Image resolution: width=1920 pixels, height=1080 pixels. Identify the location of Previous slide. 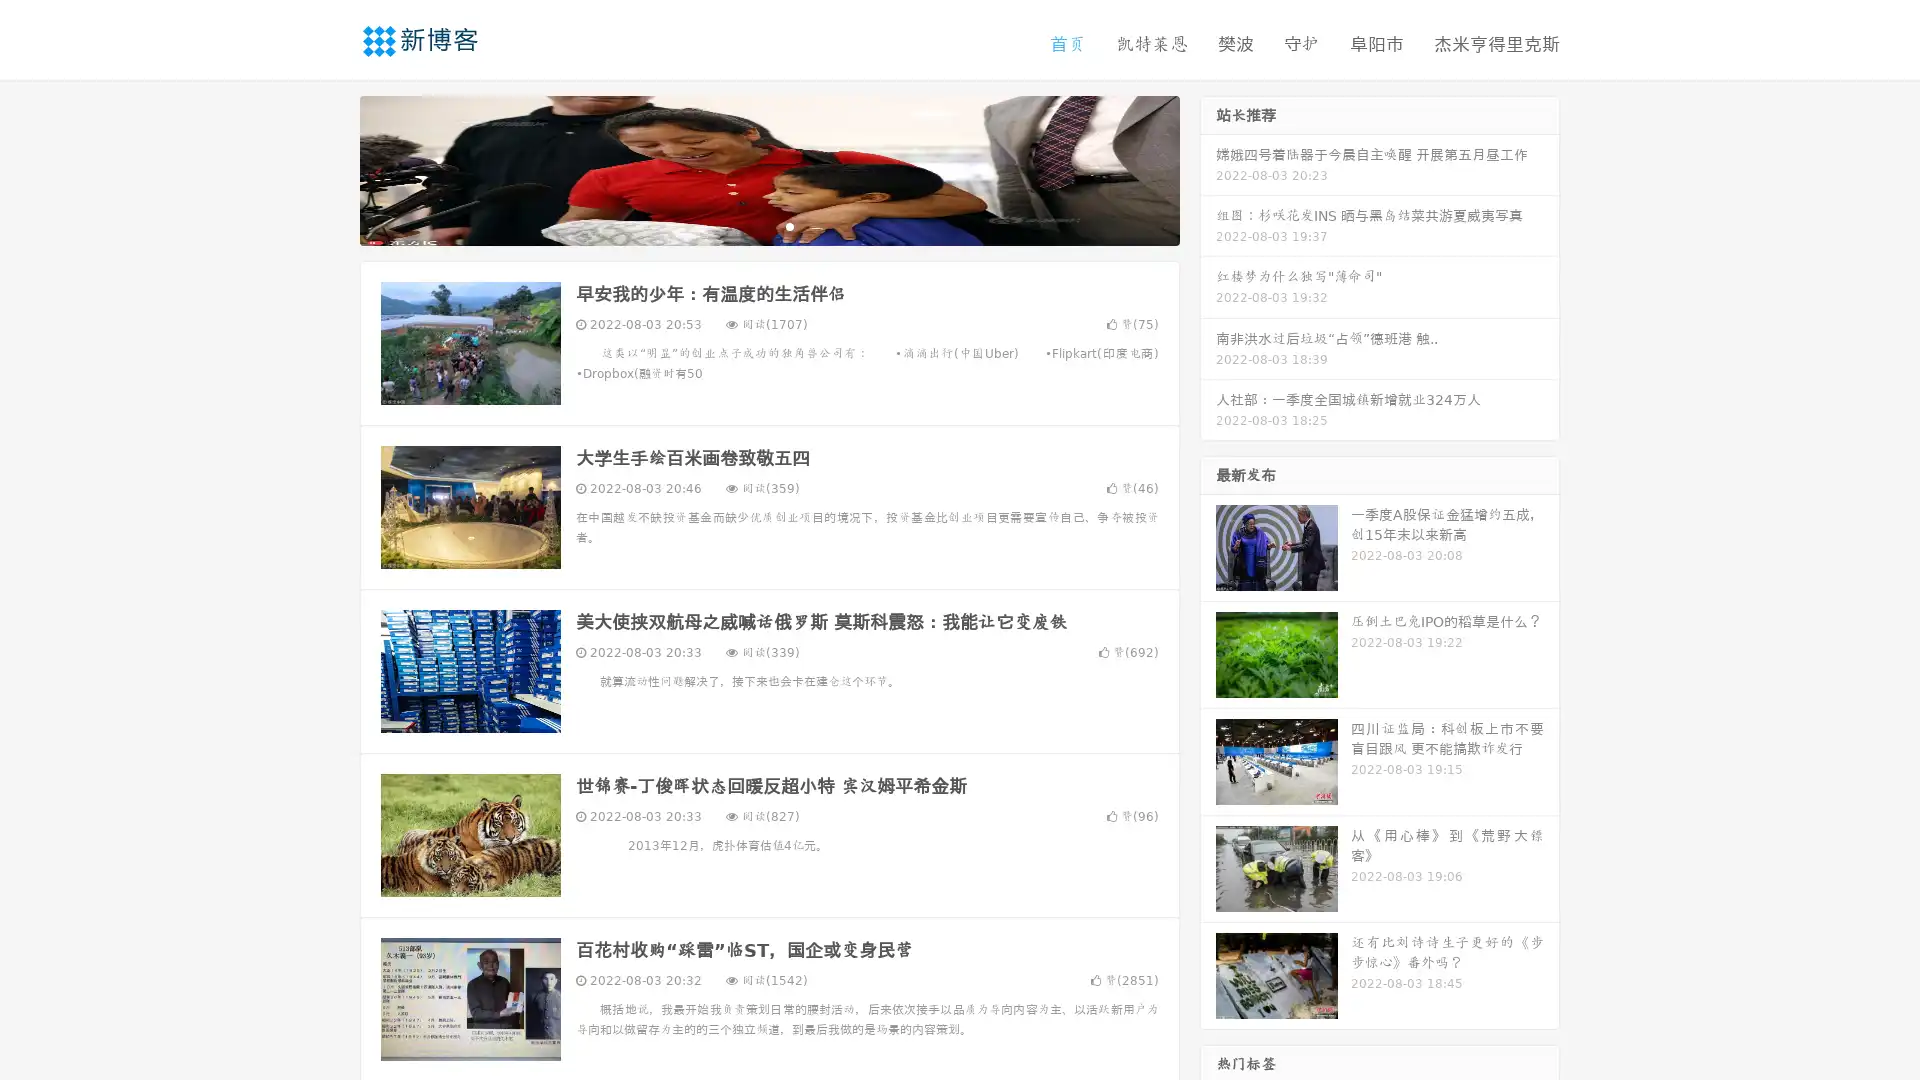
(330, 168).